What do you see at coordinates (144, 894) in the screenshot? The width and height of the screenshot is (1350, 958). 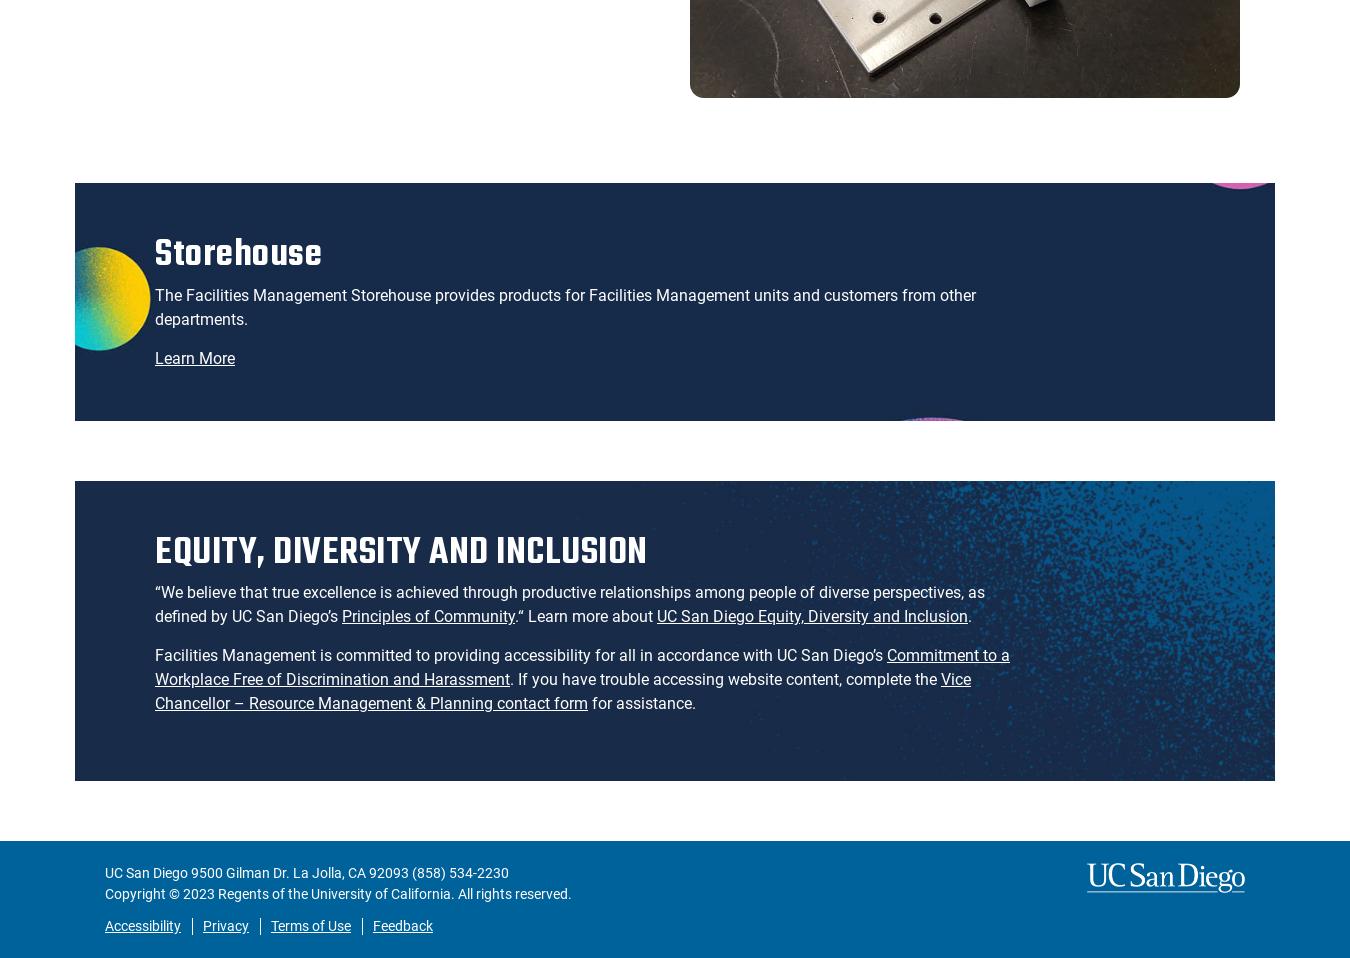 I see `'Copyright ©'` at bounding box center [144, 894].